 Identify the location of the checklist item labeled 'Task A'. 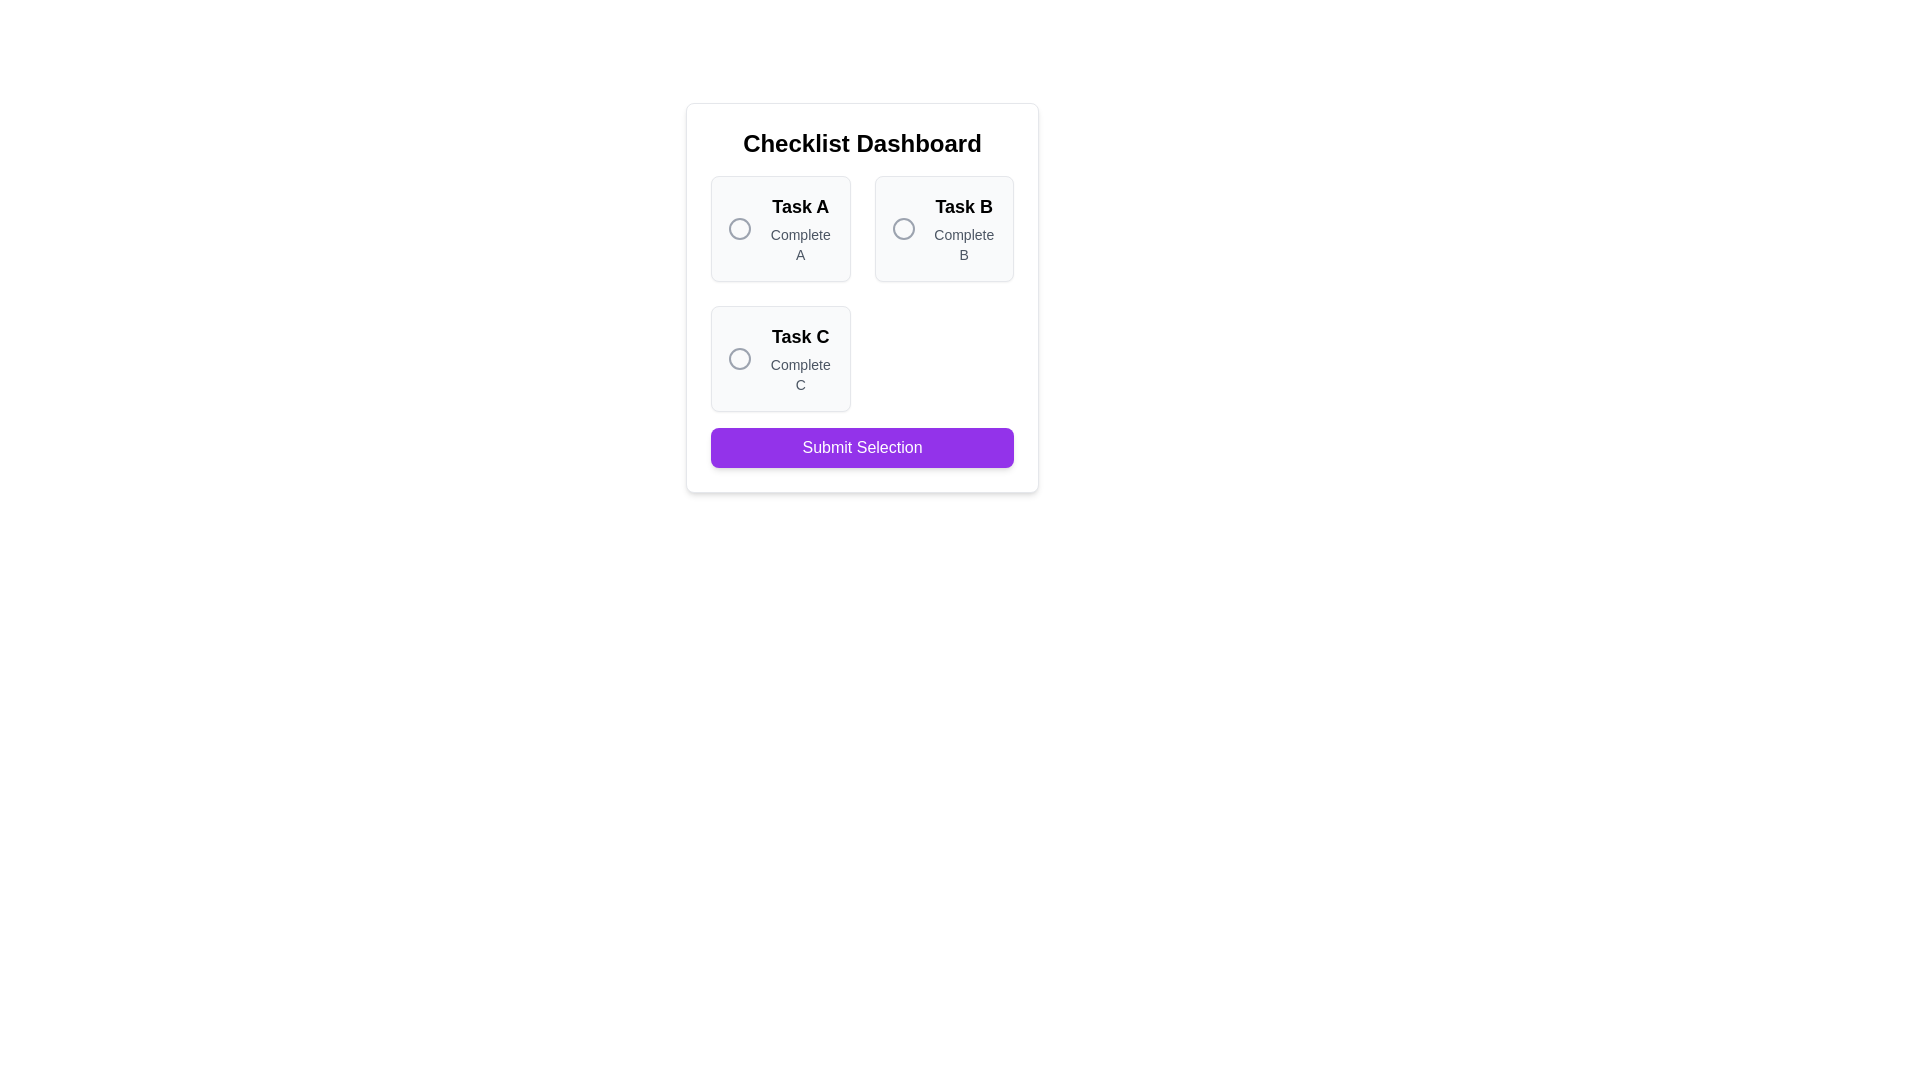
(779, 227).